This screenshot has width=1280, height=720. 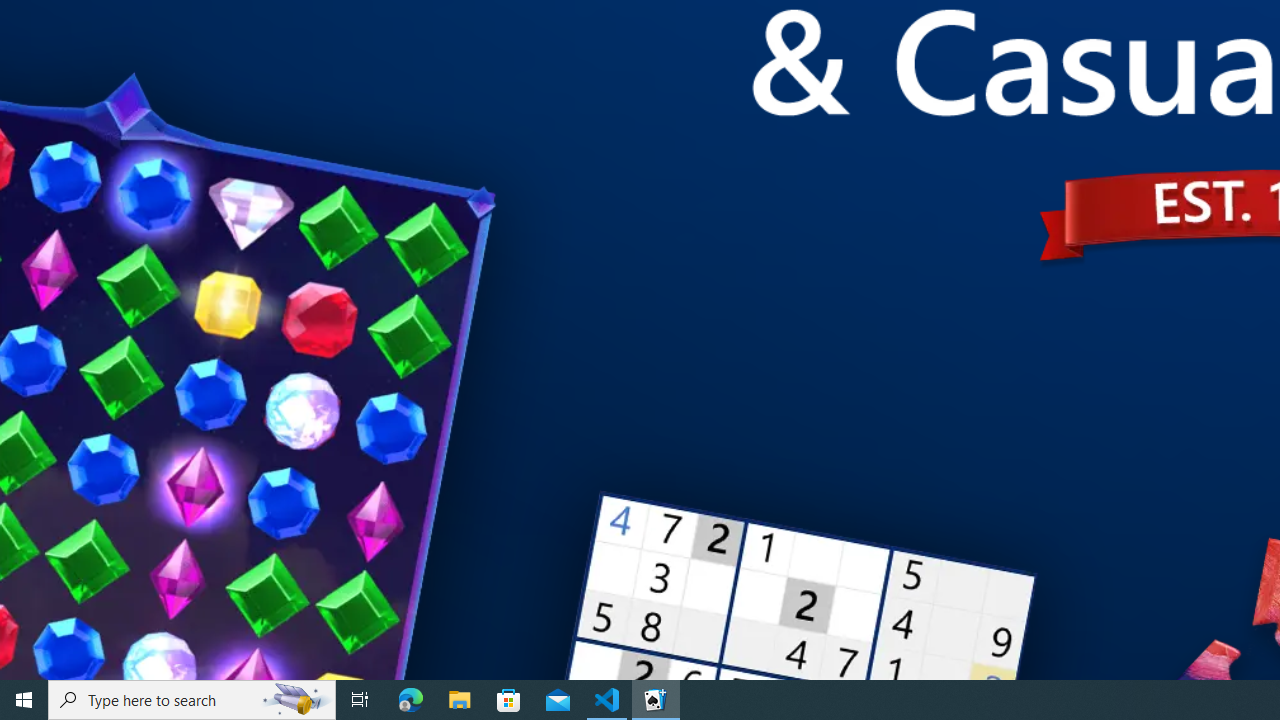 I want to click on 'Type here to search', so click(x=192, y=698).